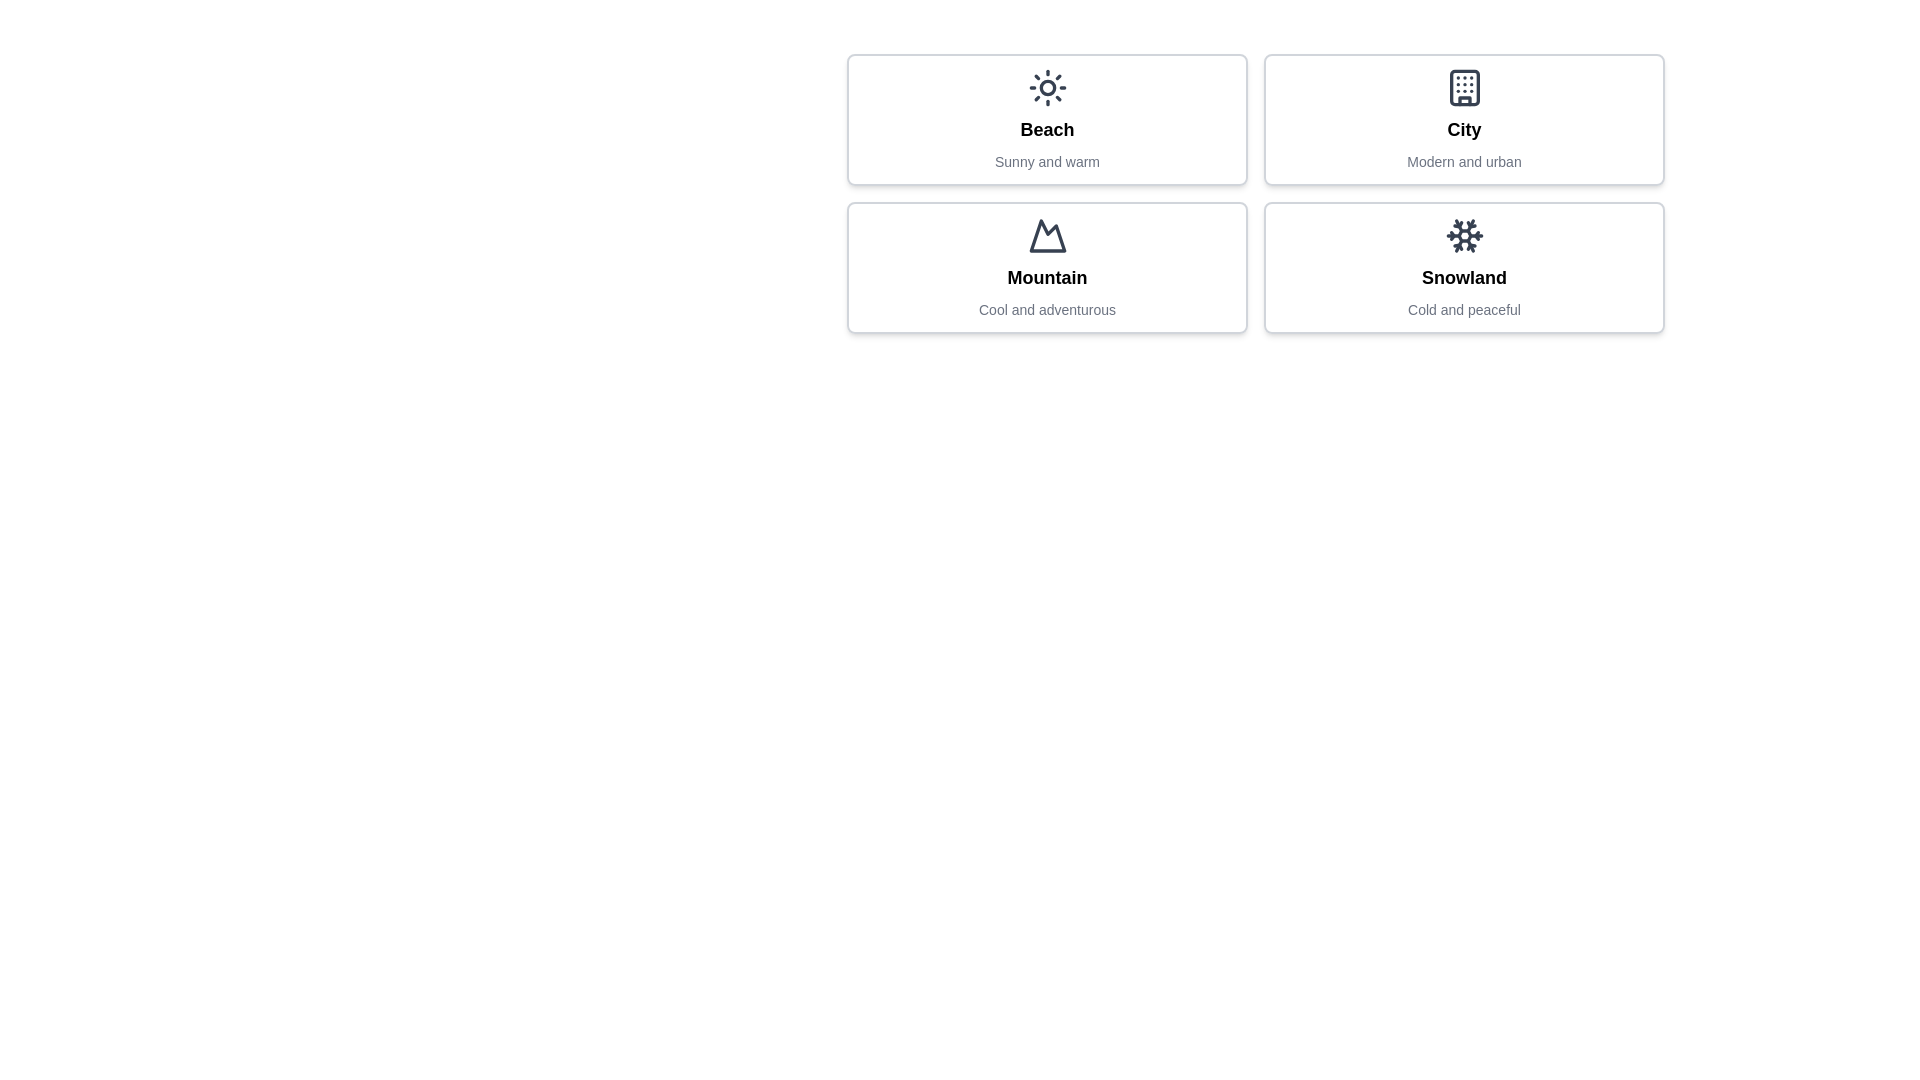  Describe the element at coordinates (1046, 130) in the screenshot. I see `the textual header 'Beach', which is the topmost component in a card-like structure, featuring a sun icon above it and a smaller text 'Sunny and warm' below` at that location.